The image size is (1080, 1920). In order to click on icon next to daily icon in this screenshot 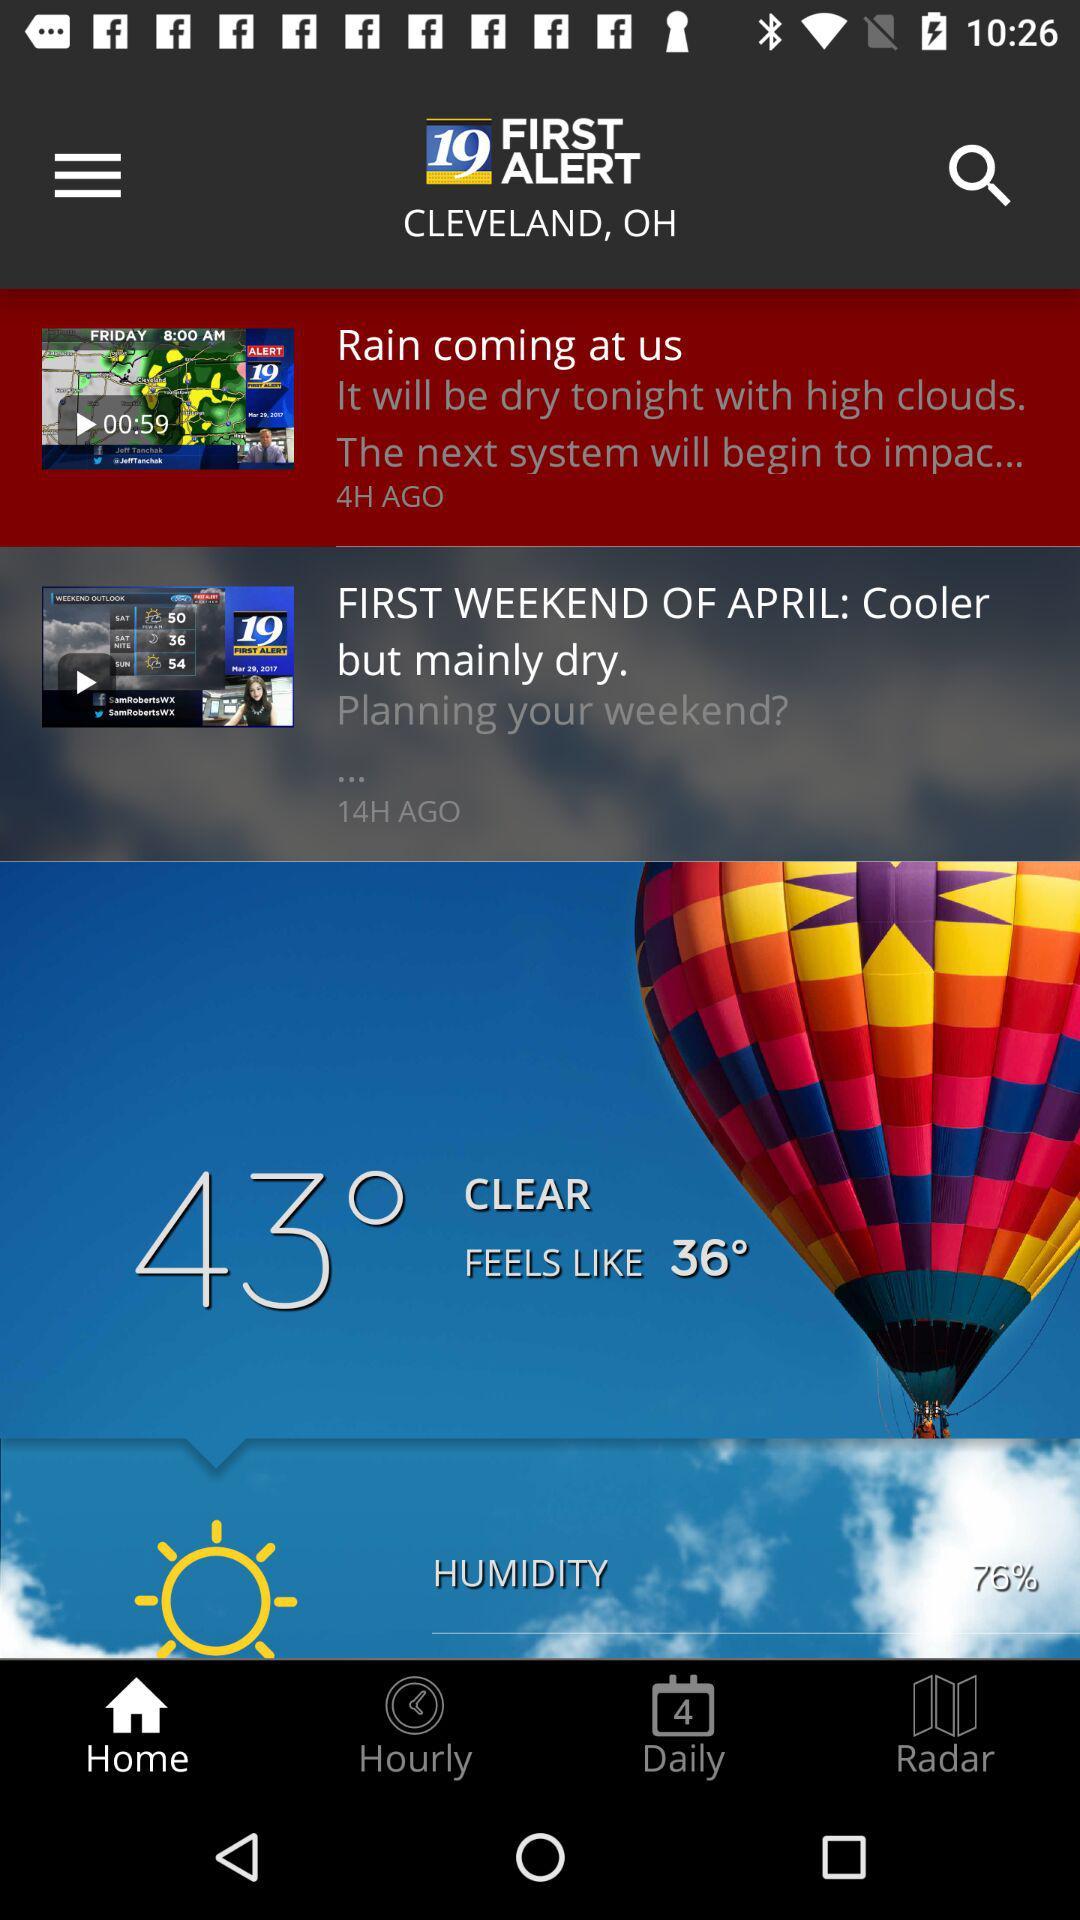, I will do `click(413, 1726)`.